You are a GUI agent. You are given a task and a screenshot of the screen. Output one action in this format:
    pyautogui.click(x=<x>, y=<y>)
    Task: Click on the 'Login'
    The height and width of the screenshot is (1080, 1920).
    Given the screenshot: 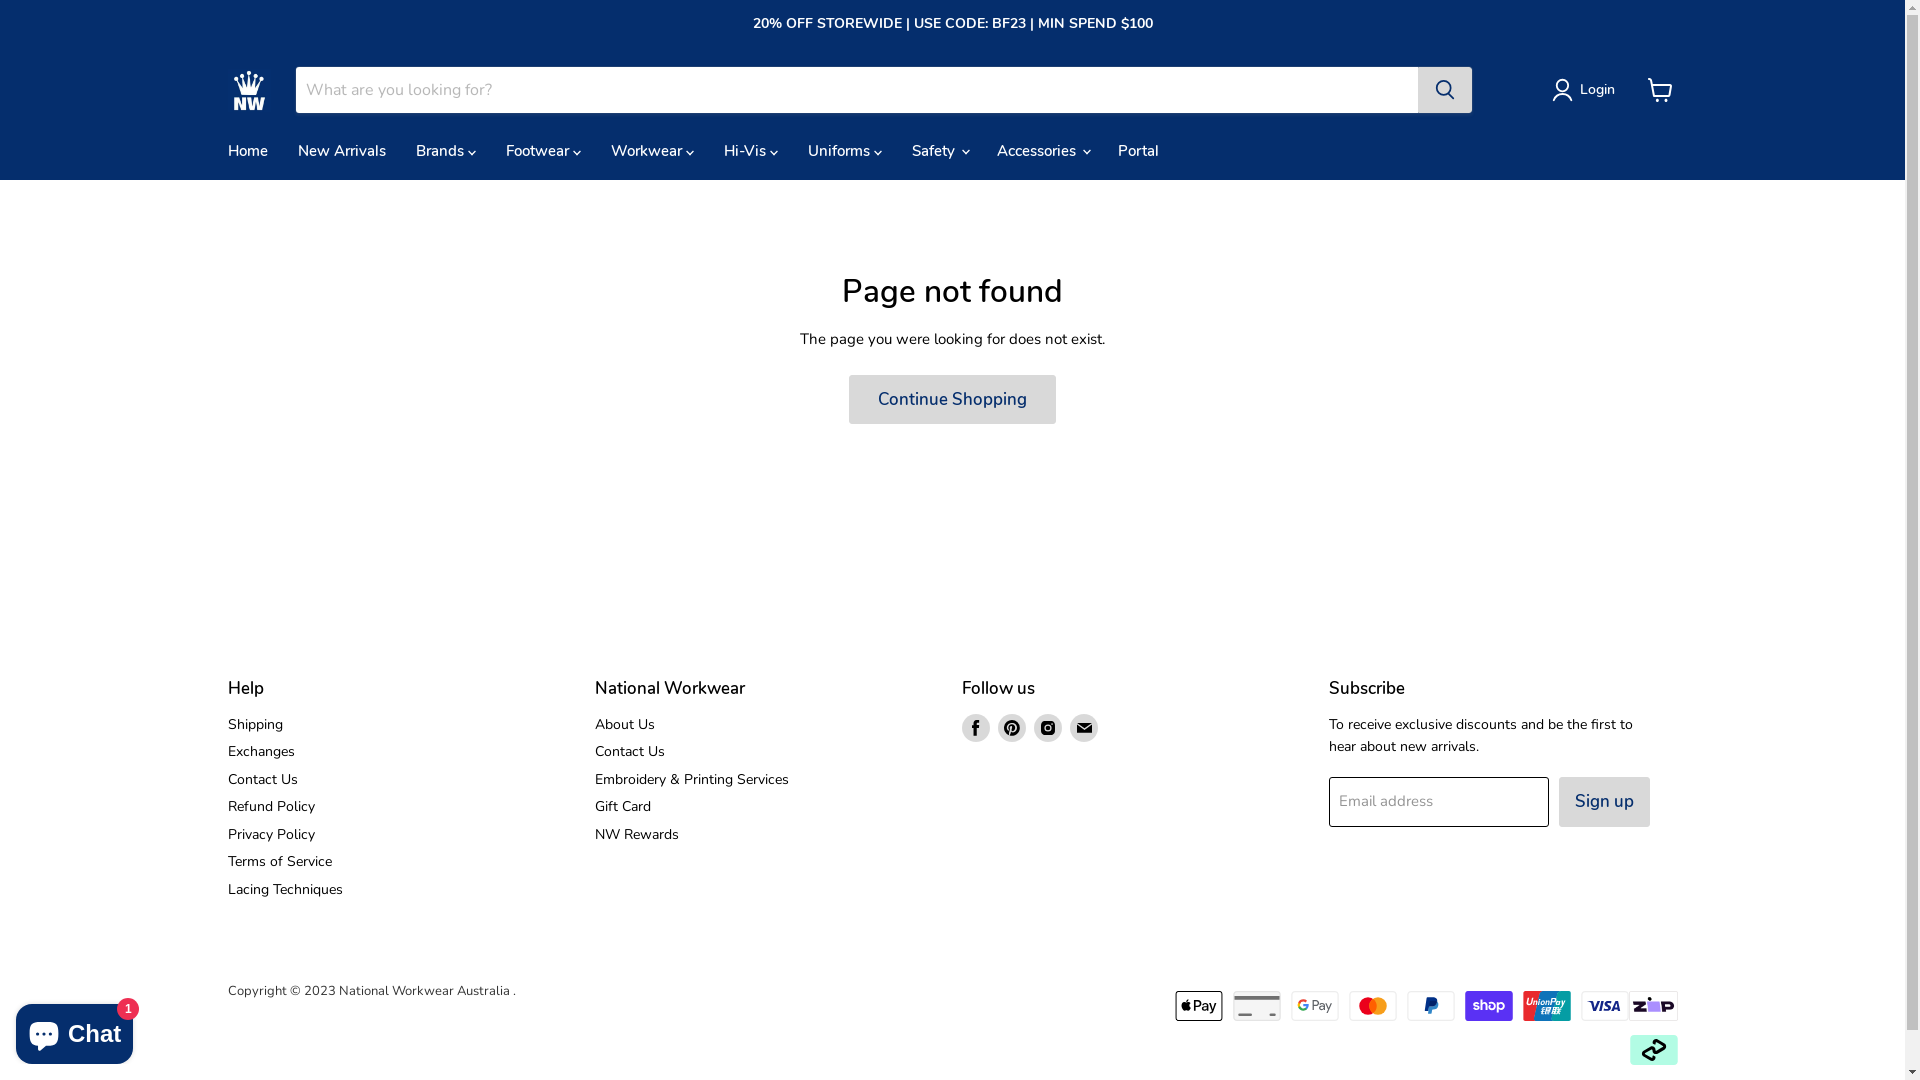 What is the action you would take?
    pyautogui.click(x=1596, y=88)
    